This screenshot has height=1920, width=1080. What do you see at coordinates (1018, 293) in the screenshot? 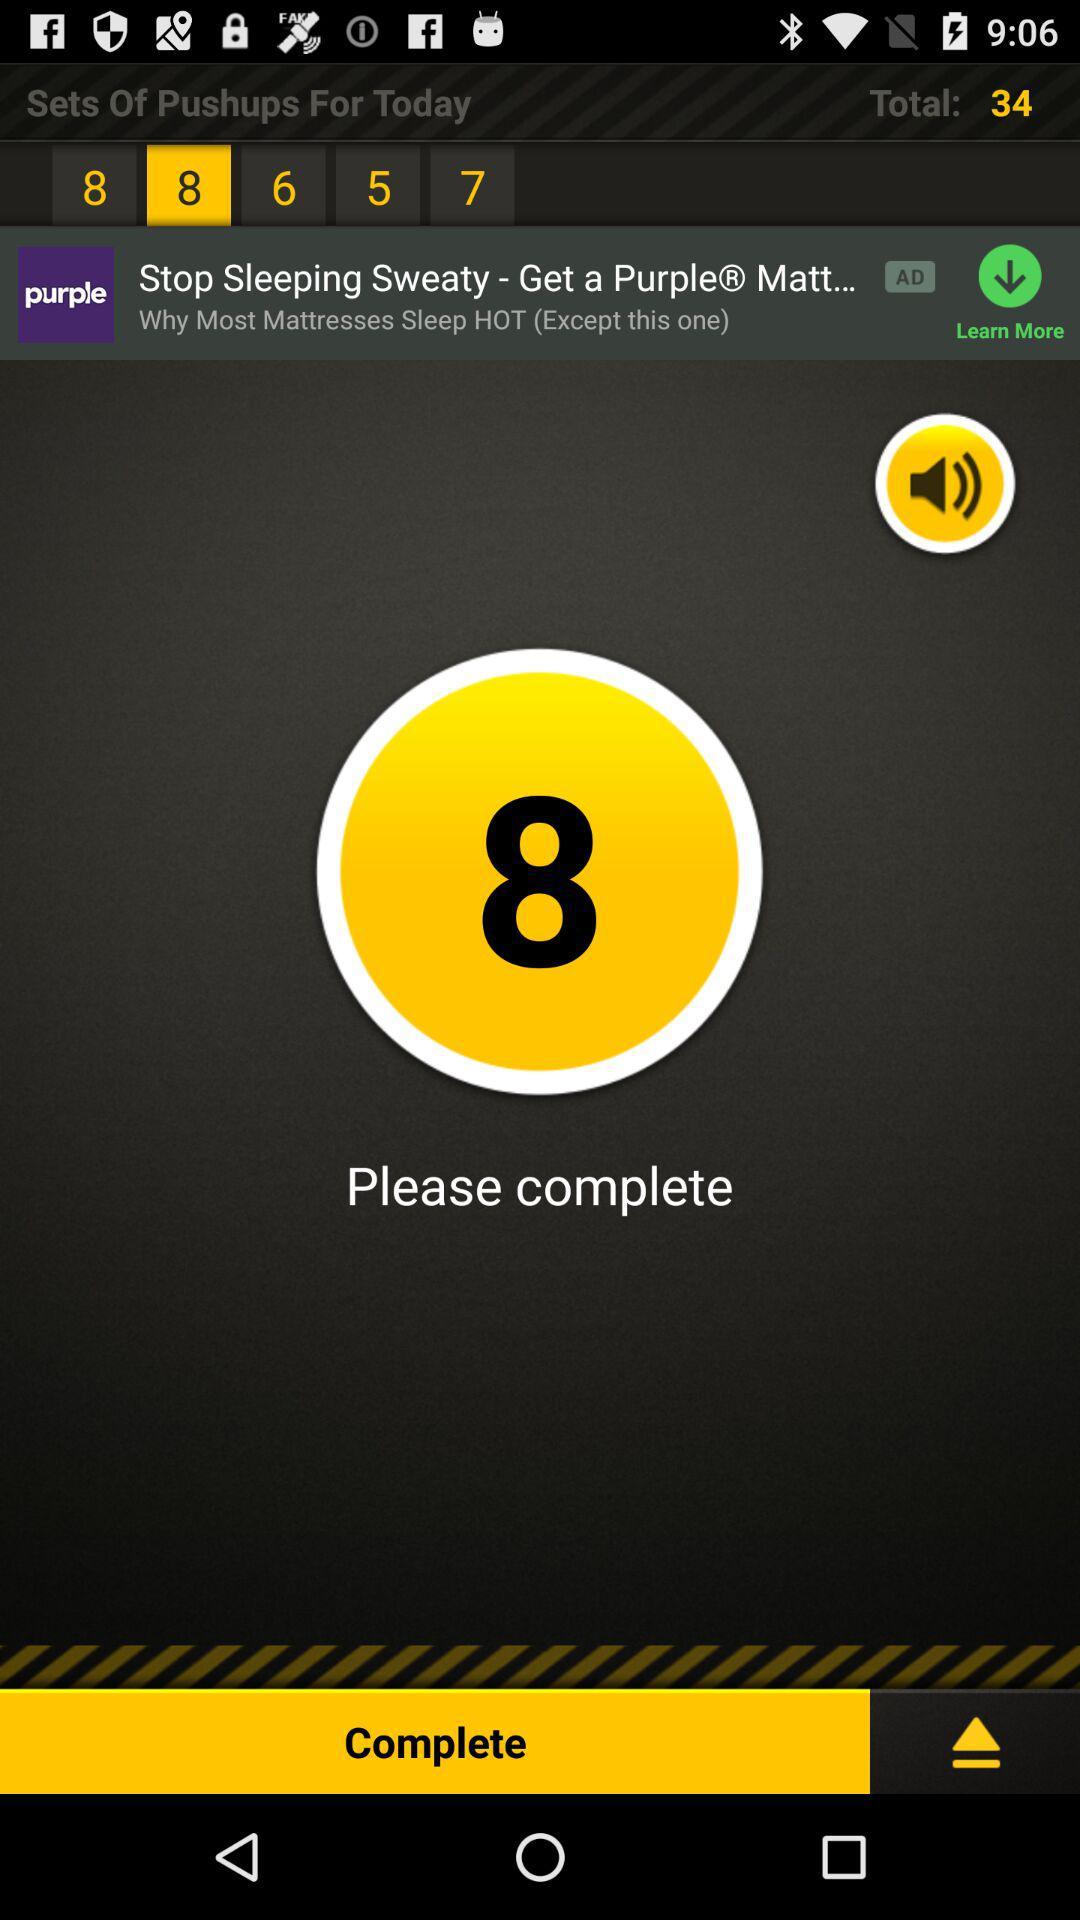
I see `the learn more item` at bounding box center [1018, 293].